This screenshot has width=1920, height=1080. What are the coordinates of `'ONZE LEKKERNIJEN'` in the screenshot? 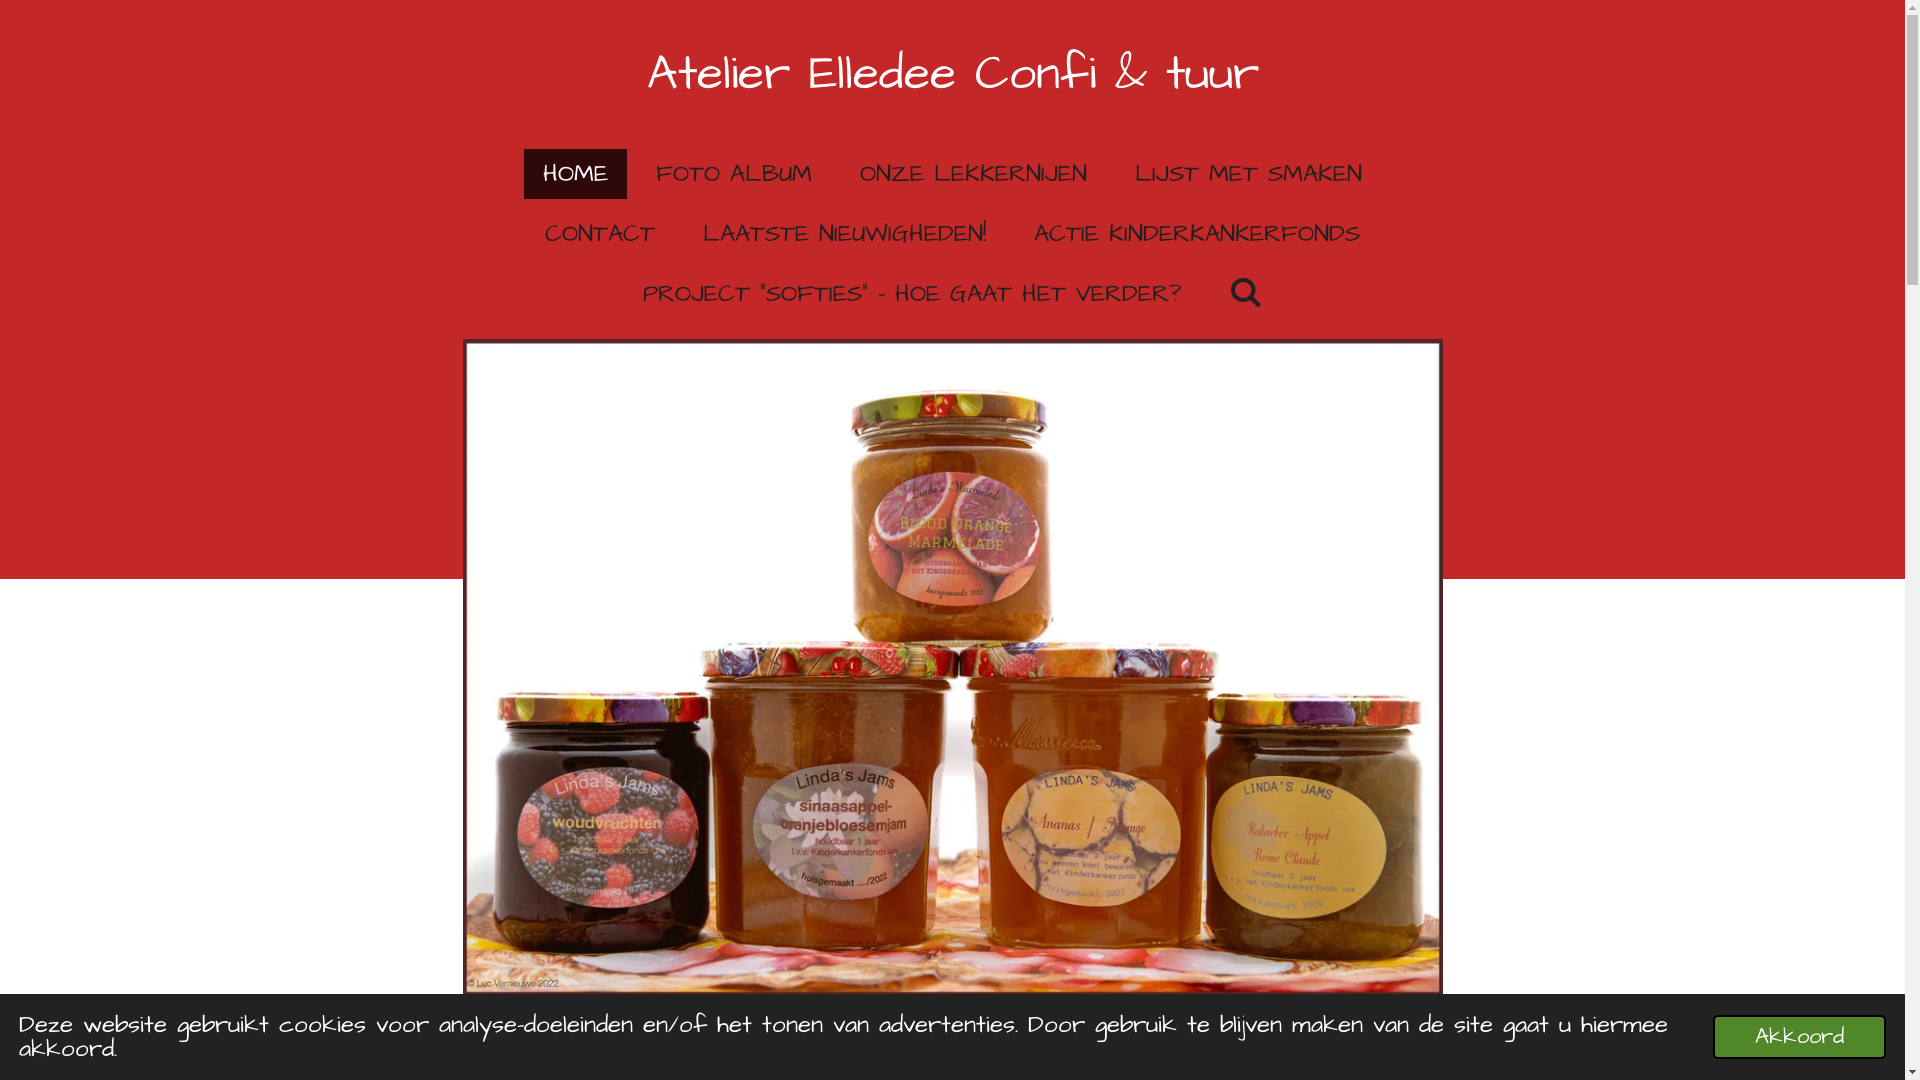 It's located at (840, 172).